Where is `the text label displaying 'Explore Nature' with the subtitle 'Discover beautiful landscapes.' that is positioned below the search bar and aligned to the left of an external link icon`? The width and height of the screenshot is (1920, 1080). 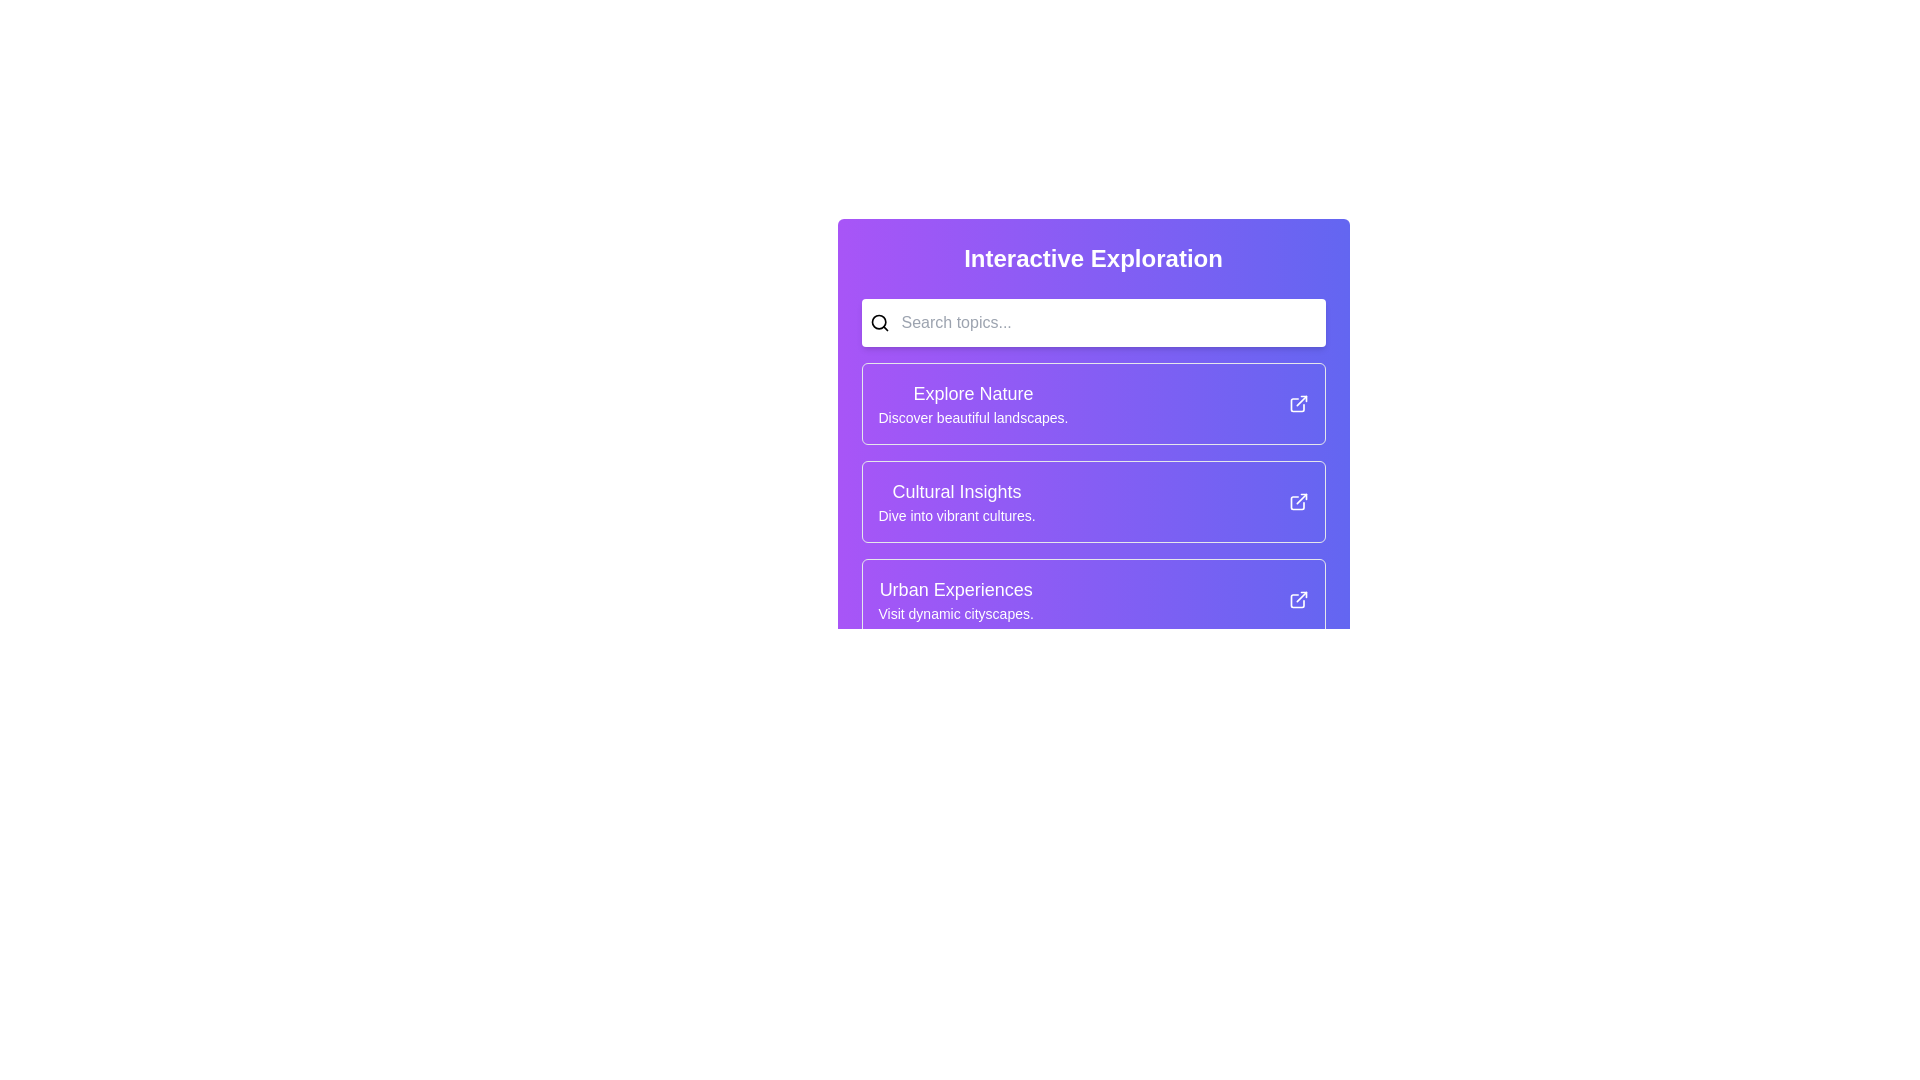
the text label displaying 'Explore Nature' with the subtitle 'Discover beautiful landscapes.' that is positioned below the search bar and aligned to the left of an external link icon is located at coordinates (973, 404).